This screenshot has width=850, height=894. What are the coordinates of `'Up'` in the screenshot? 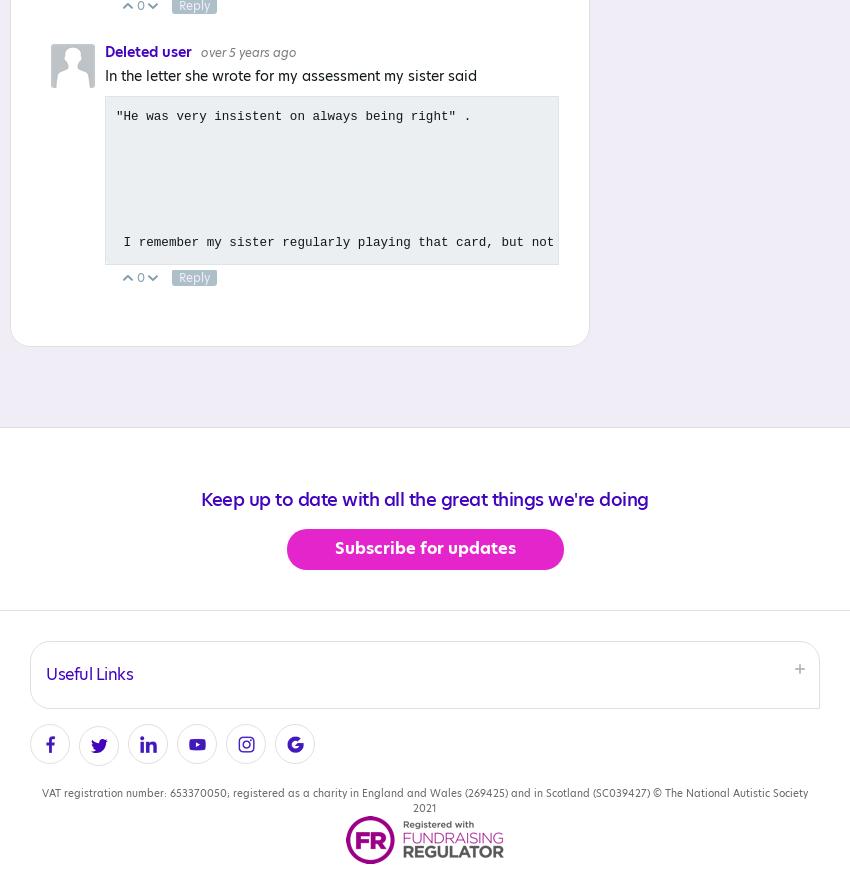 It's located at (151, 277).